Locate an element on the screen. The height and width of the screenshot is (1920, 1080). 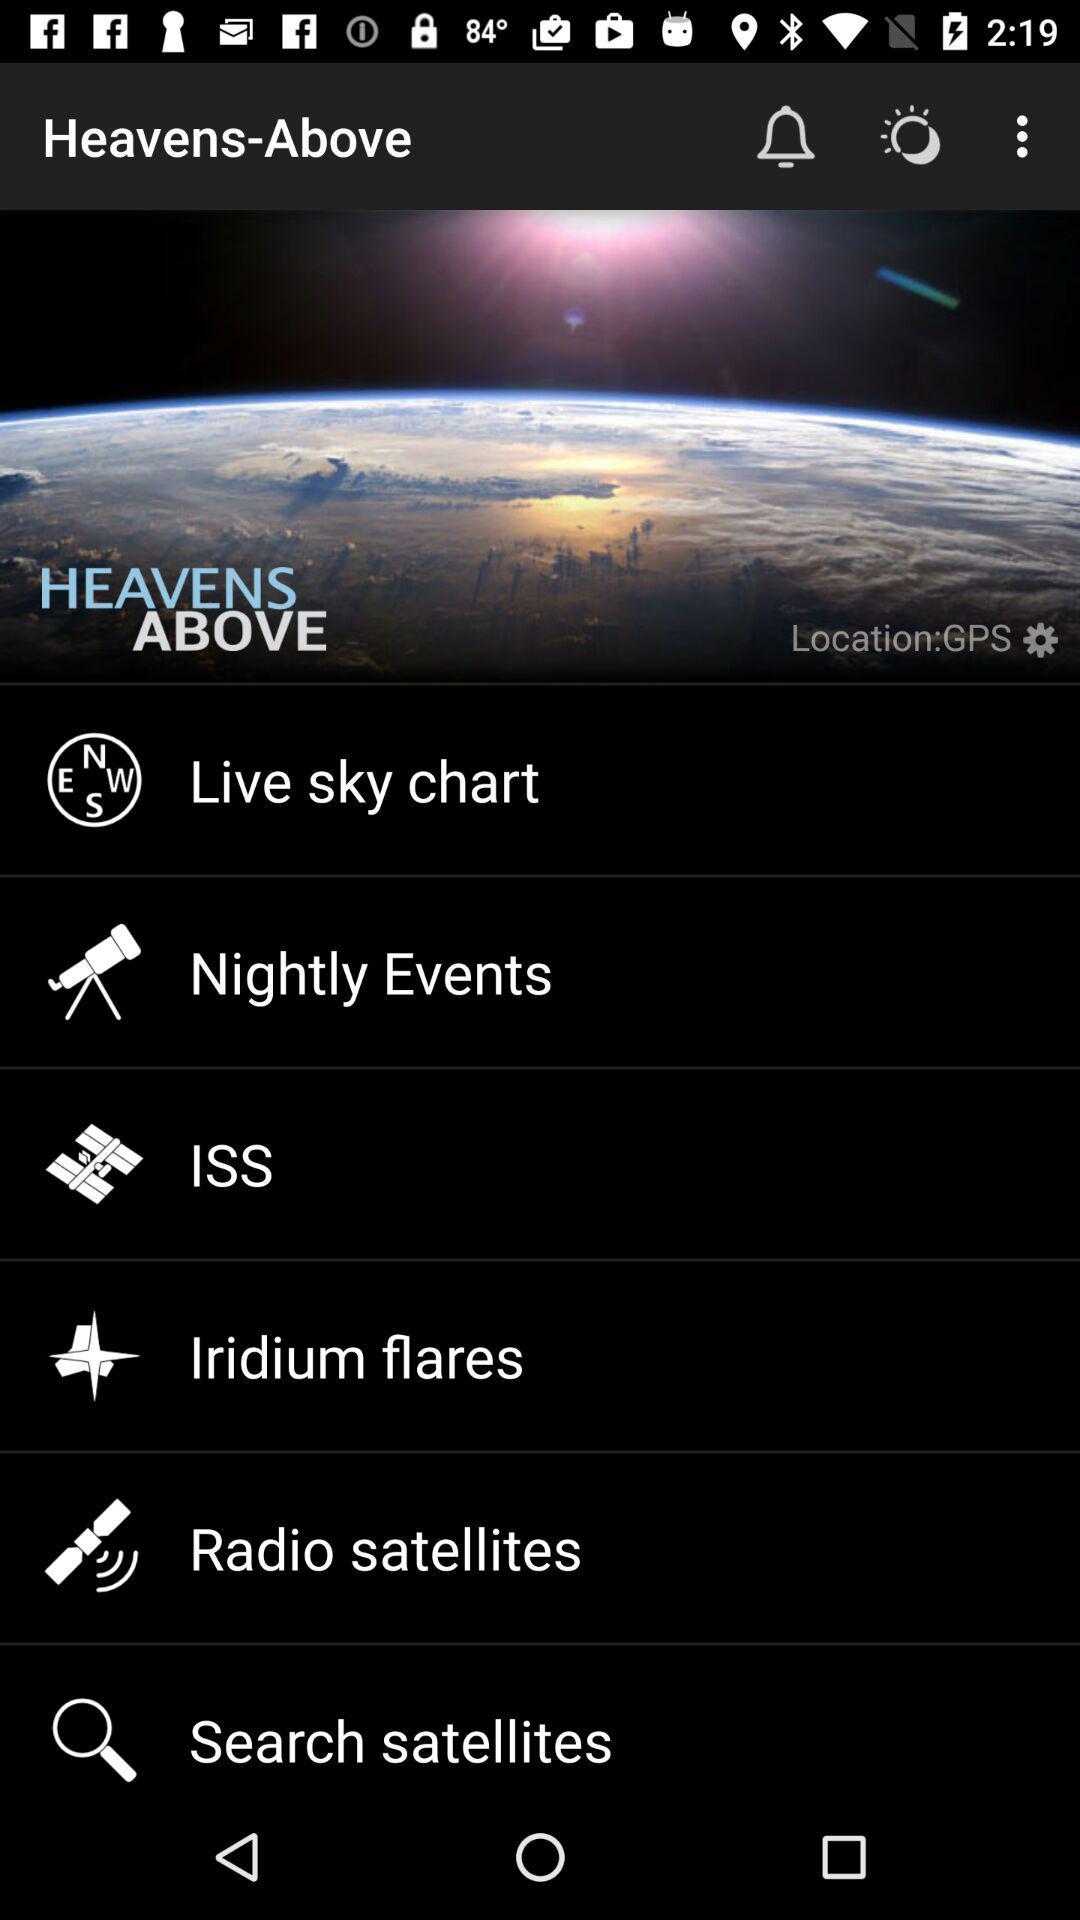
item above the iss is located at coordinates (540, 971).